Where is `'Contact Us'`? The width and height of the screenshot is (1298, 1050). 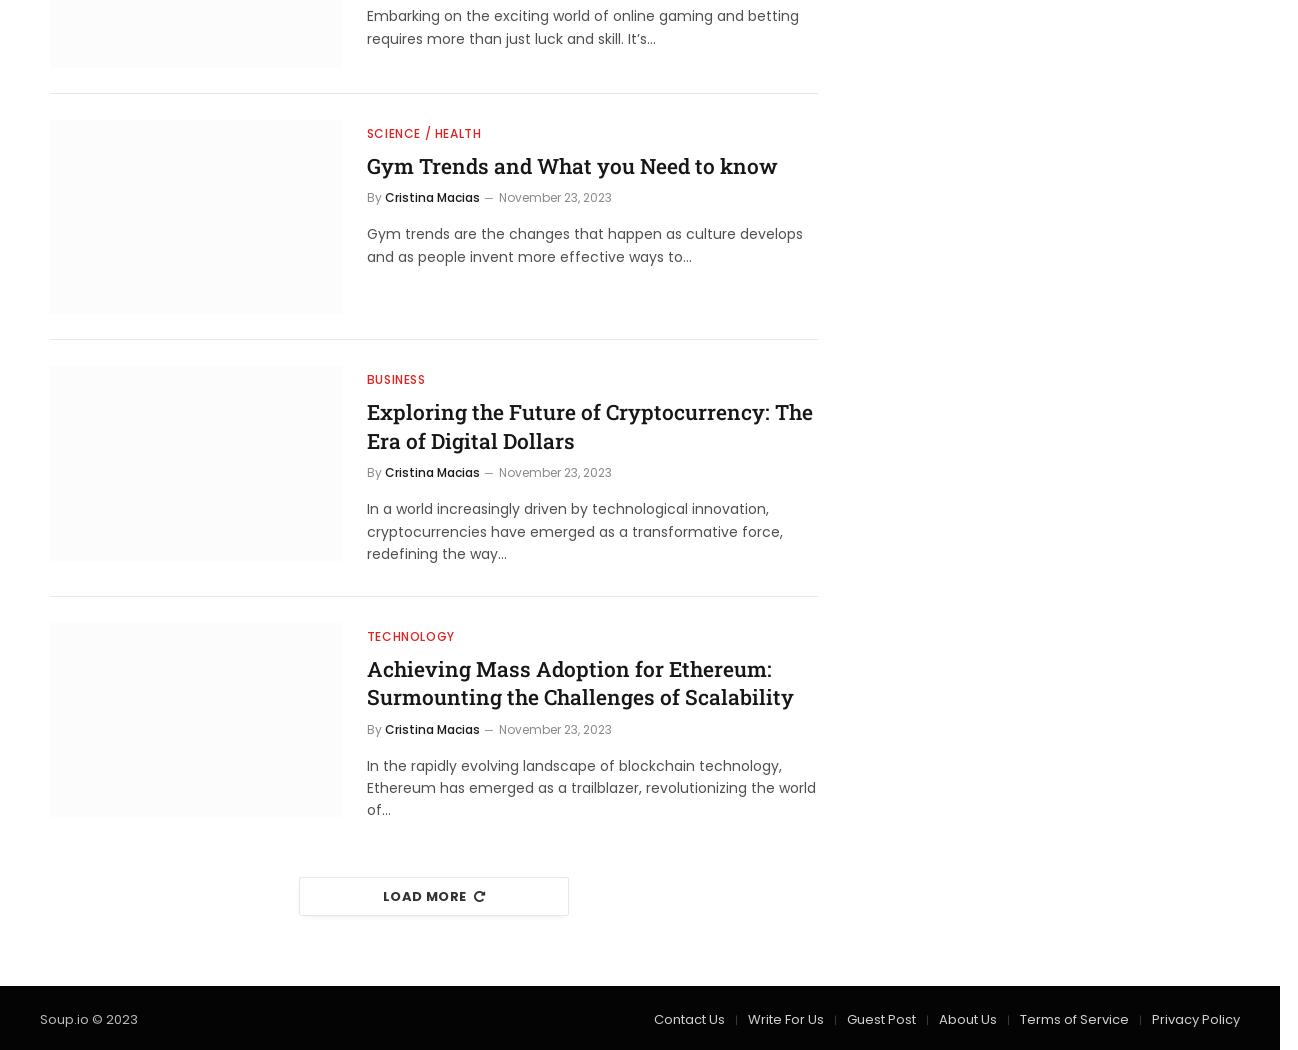
'Contact Us' is located at coordinates (688, 1017).